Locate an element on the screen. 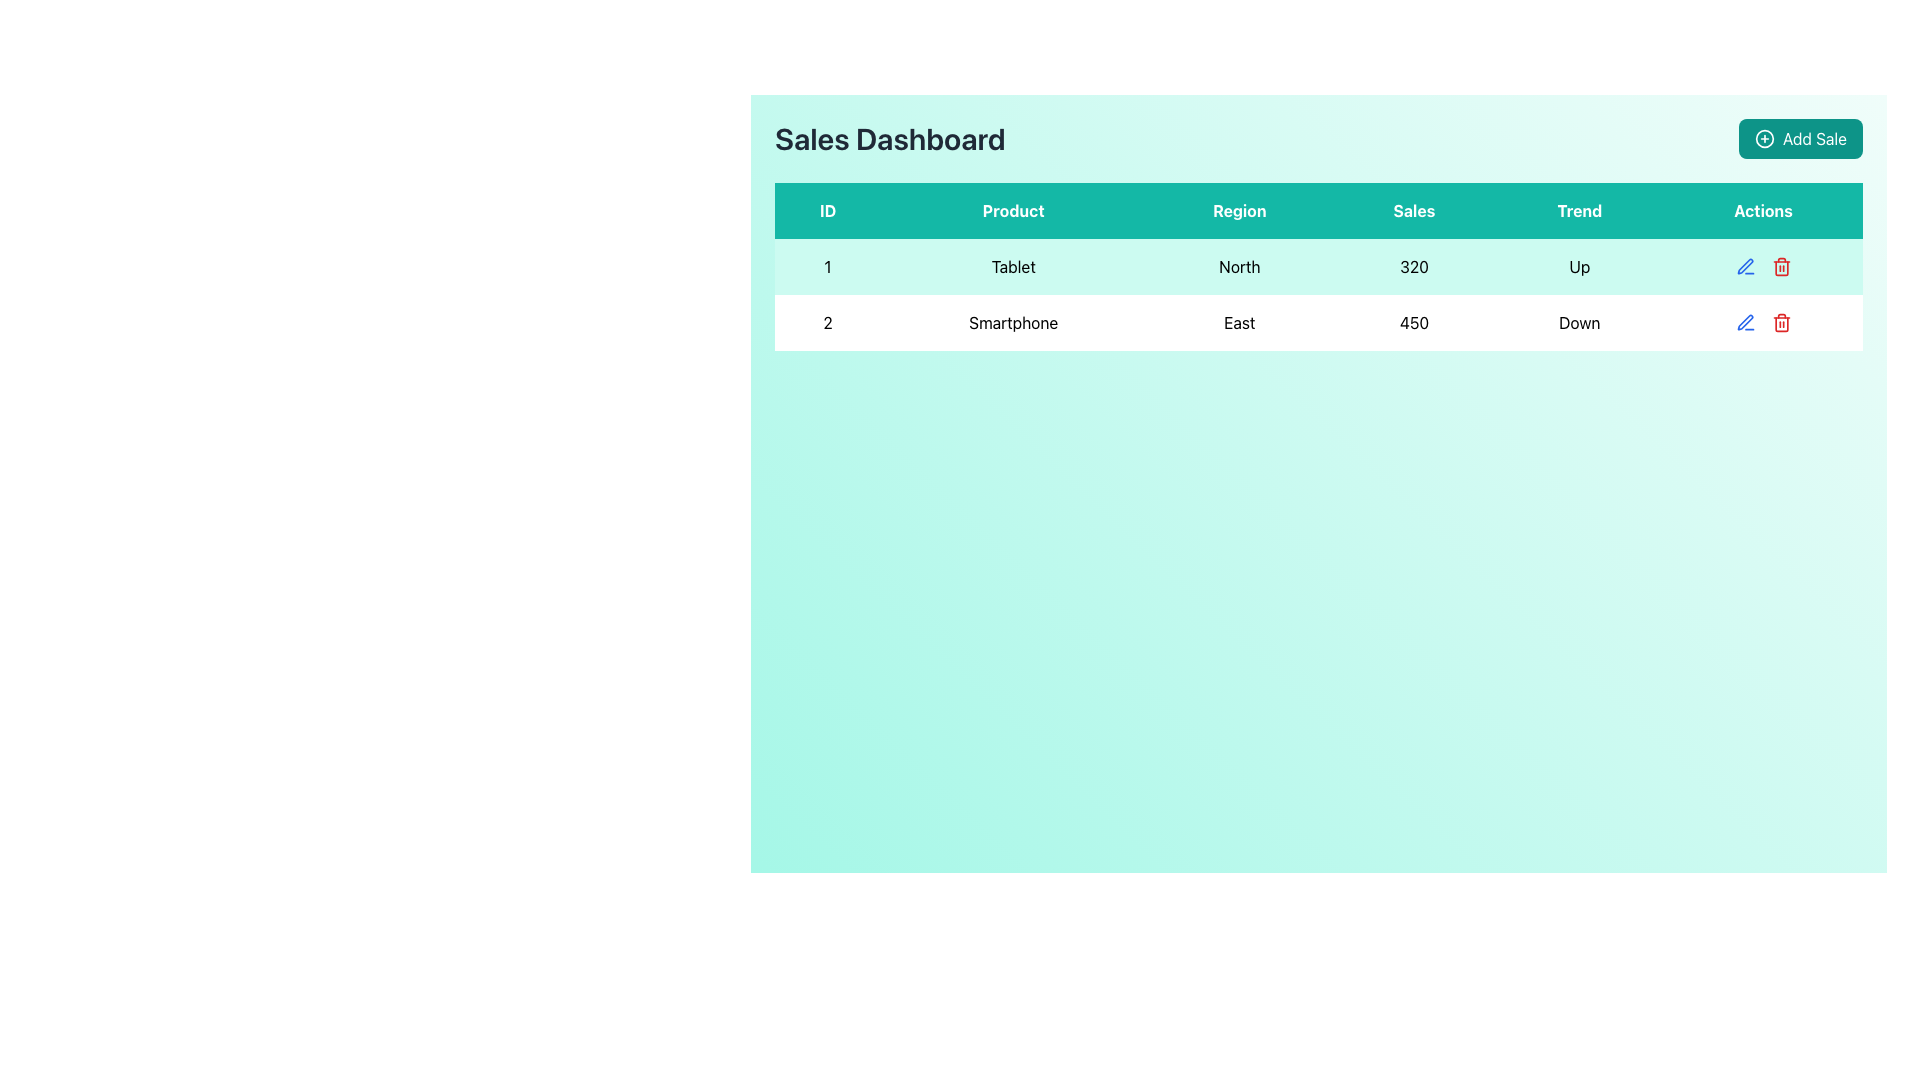  the 'Add Sale' button, which is a teal green rectangular button with a white plus-circle icon and white text, located in the top-right corner of the 'Sales Dashboard' section is located at coordinates (1800, 137).